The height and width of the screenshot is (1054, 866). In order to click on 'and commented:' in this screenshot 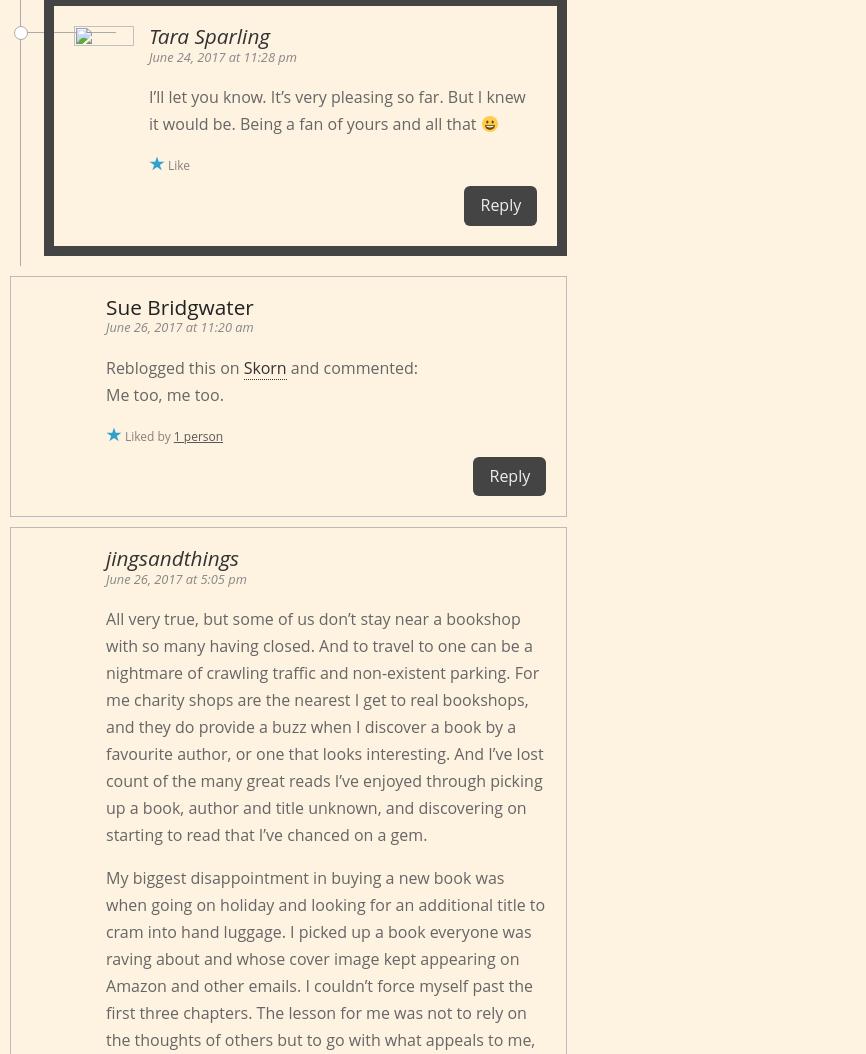, I will do `click(351, 367)`.